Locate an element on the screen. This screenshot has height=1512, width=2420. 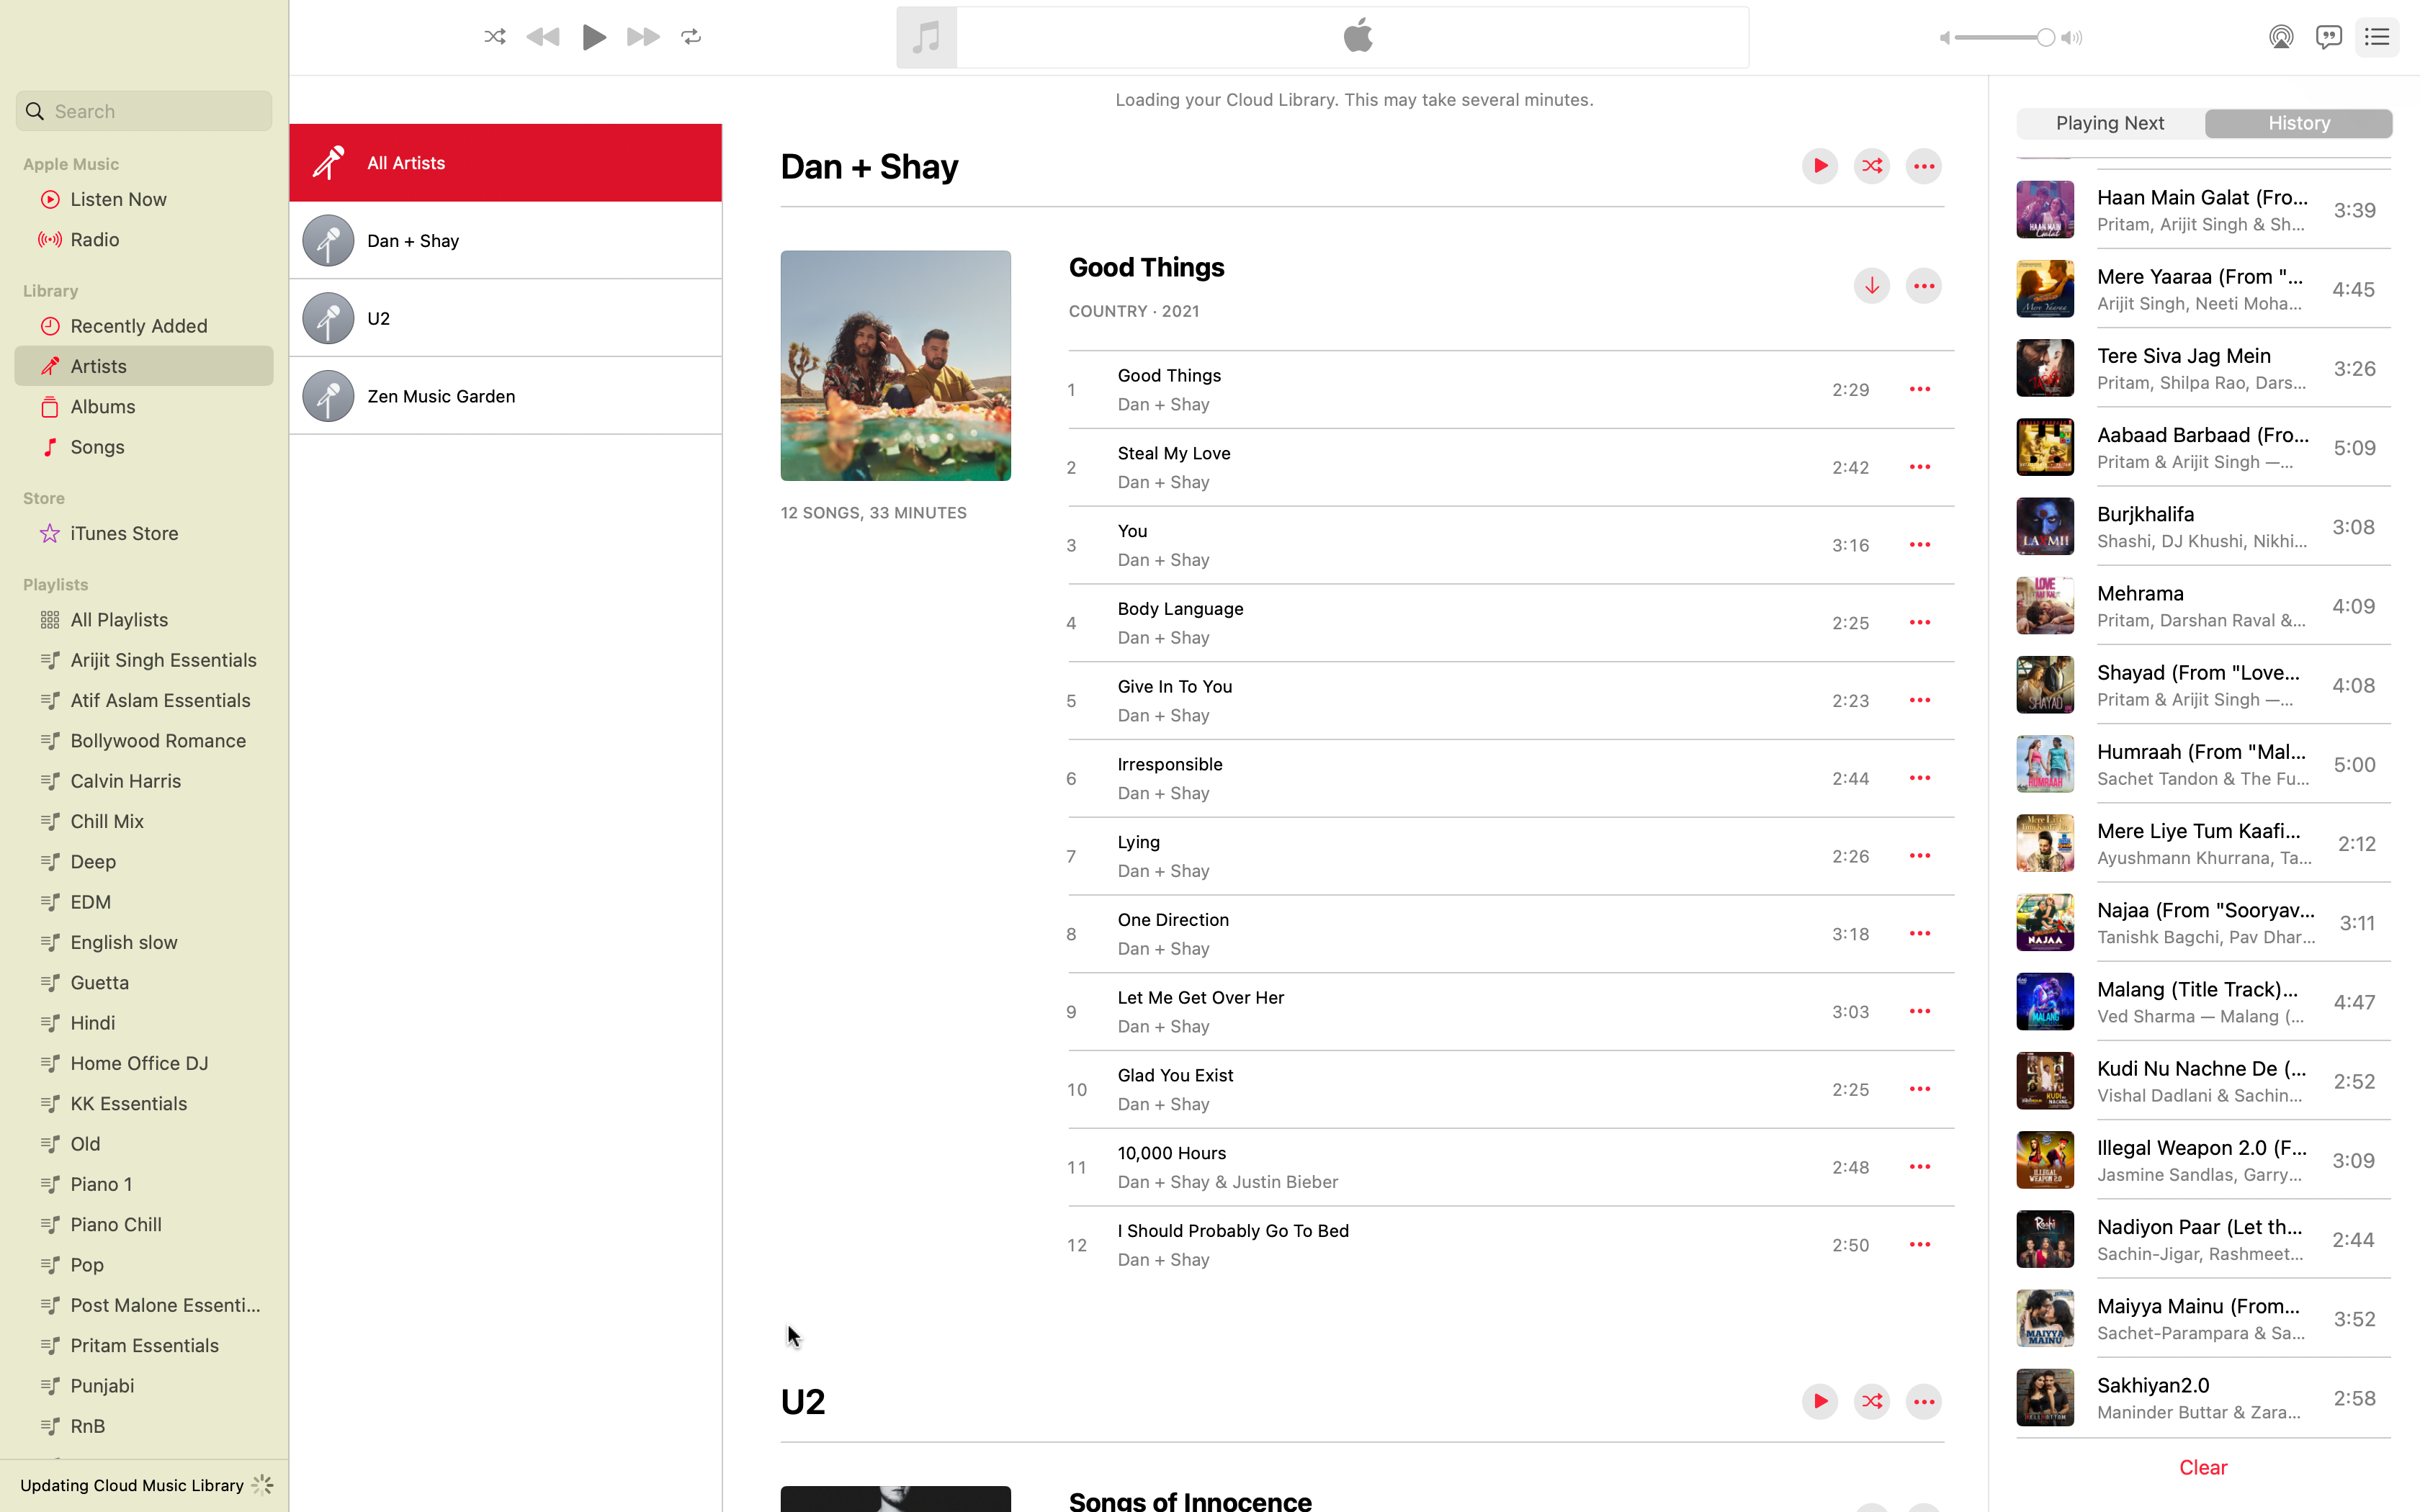
the list view for the dan shay playlist is located at coordinates (504, 240).